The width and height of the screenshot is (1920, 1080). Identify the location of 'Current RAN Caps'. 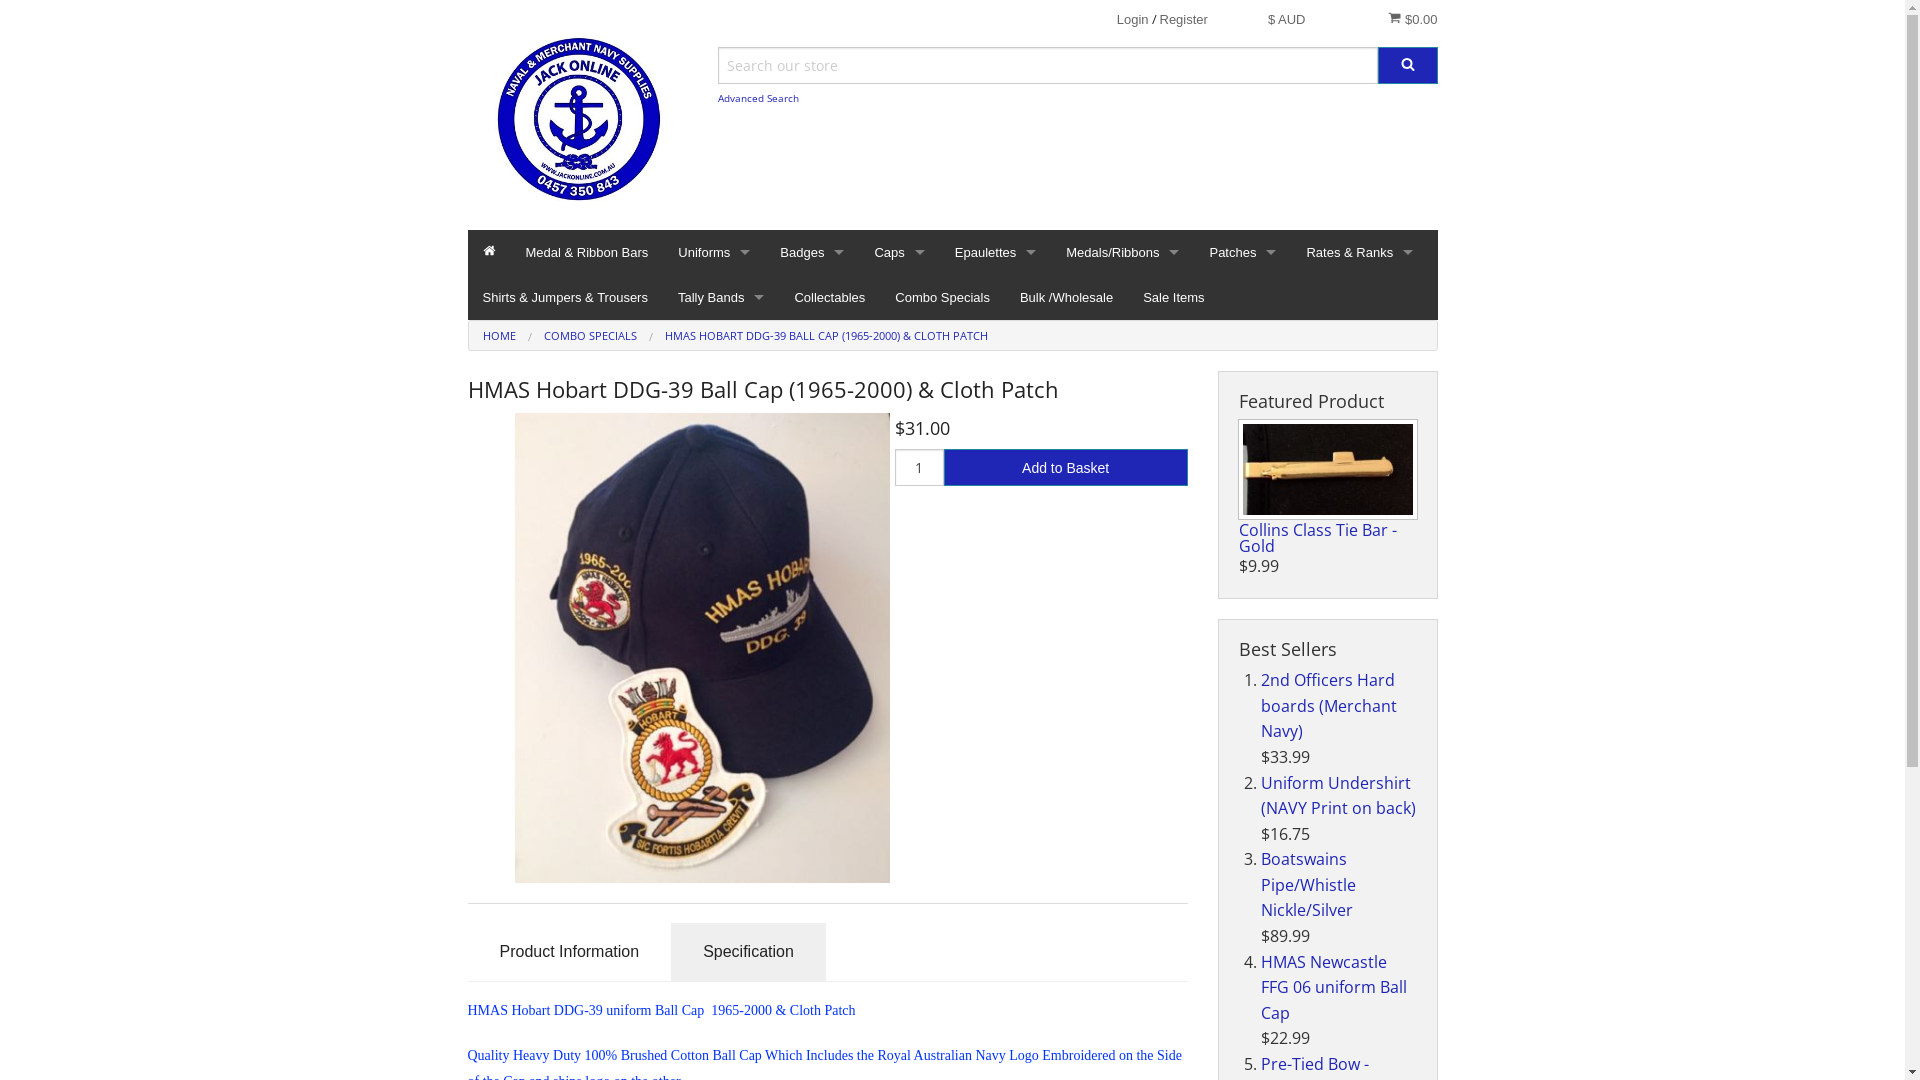
(897, 367).